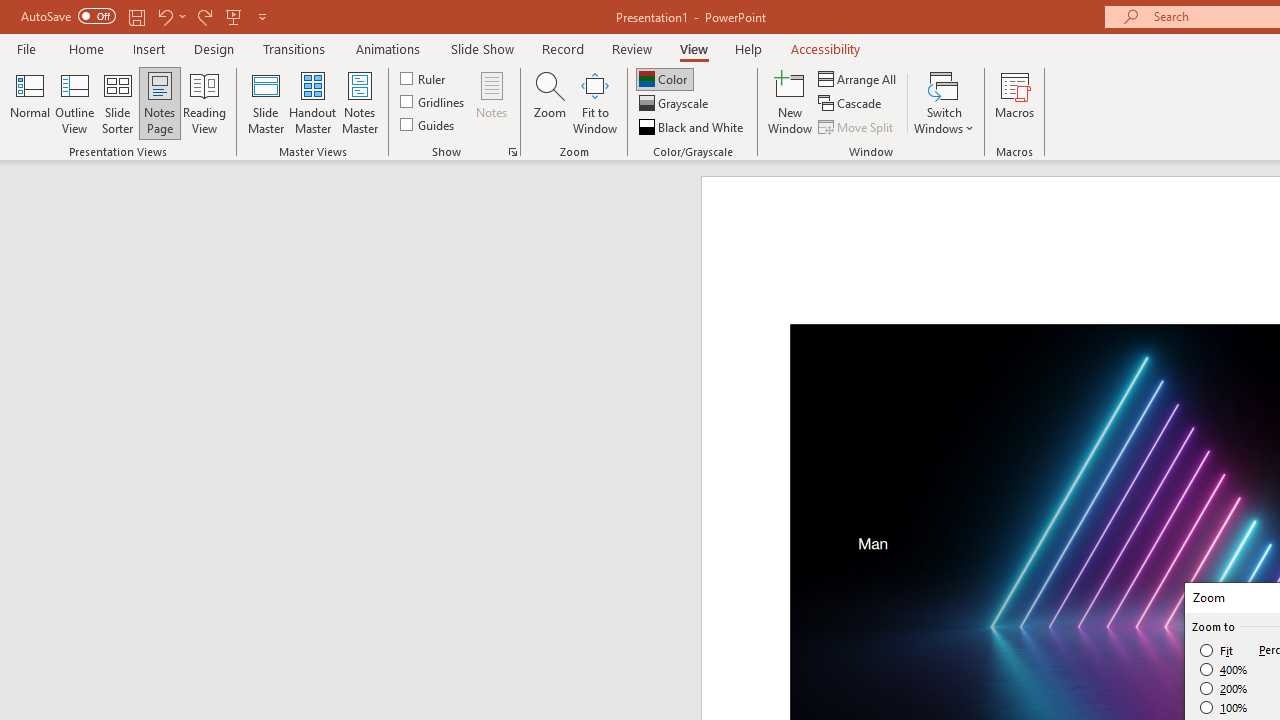 The width and height of the screenshot is (1280, 720). Describe the element at coordinates (851, 103) in the screenshot. I see `'Cascade'` at that location.